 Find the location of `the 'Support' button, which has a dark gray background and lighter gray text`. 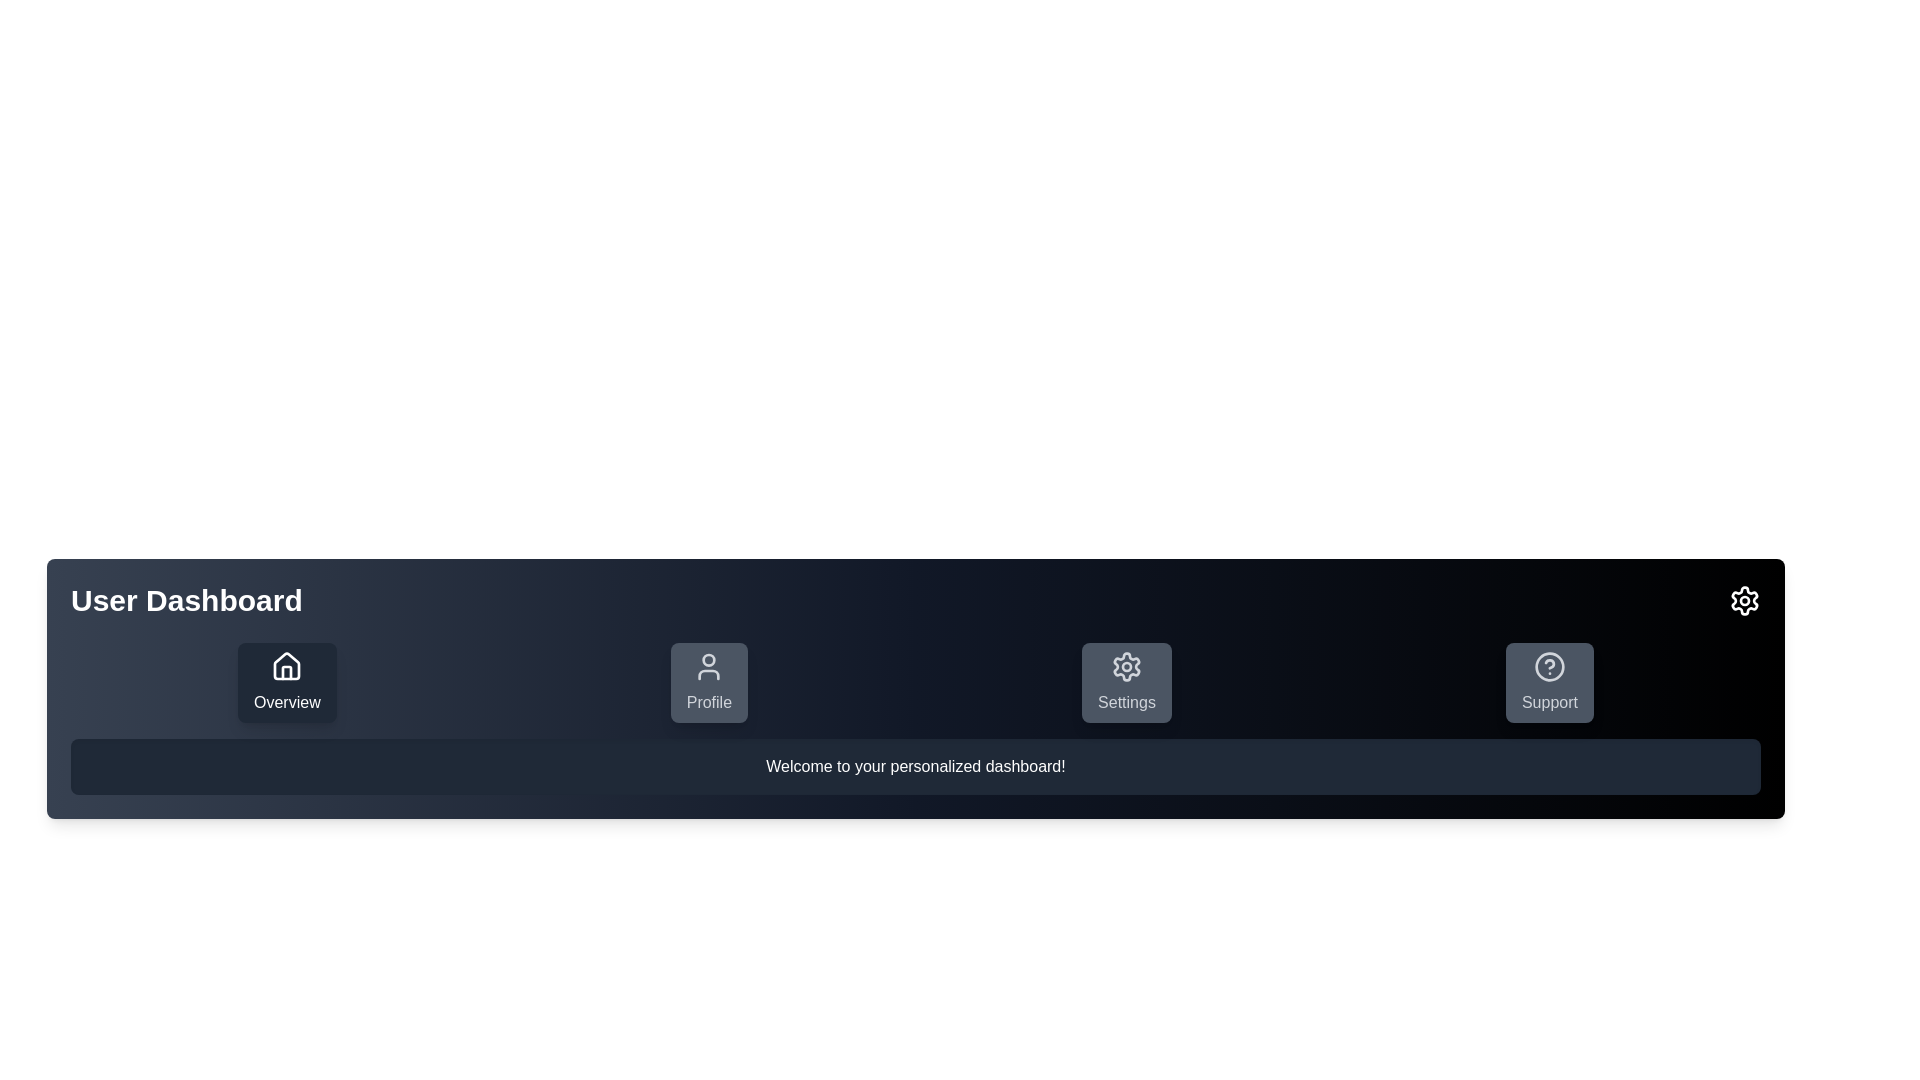

the 'Support' button, which has a dark gray background and lighter gray text is located at coordinates (1549, 681).